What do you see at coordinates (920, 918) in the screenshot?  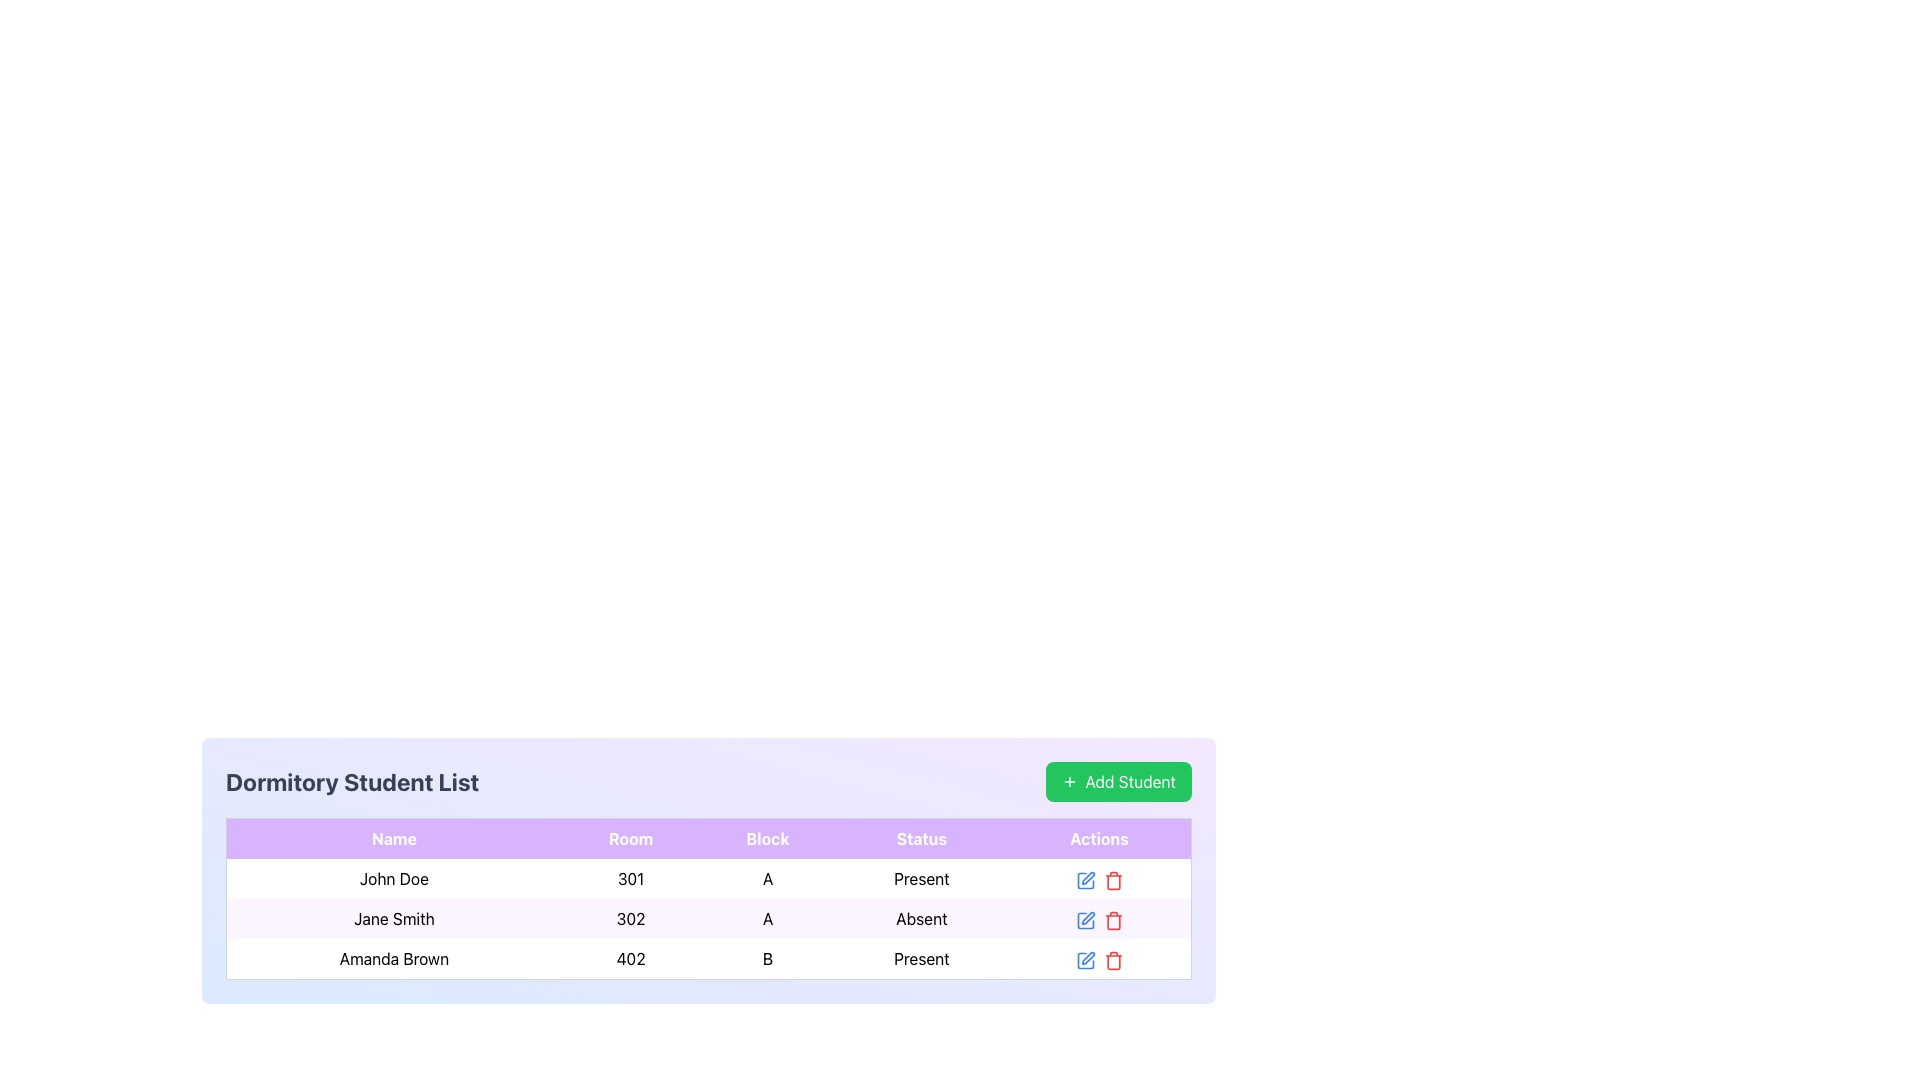 I see `the attendance status text indicating that Jane Smith is 'Absent', located in the 'Status' column of the table` at bounding box center [920, 918].